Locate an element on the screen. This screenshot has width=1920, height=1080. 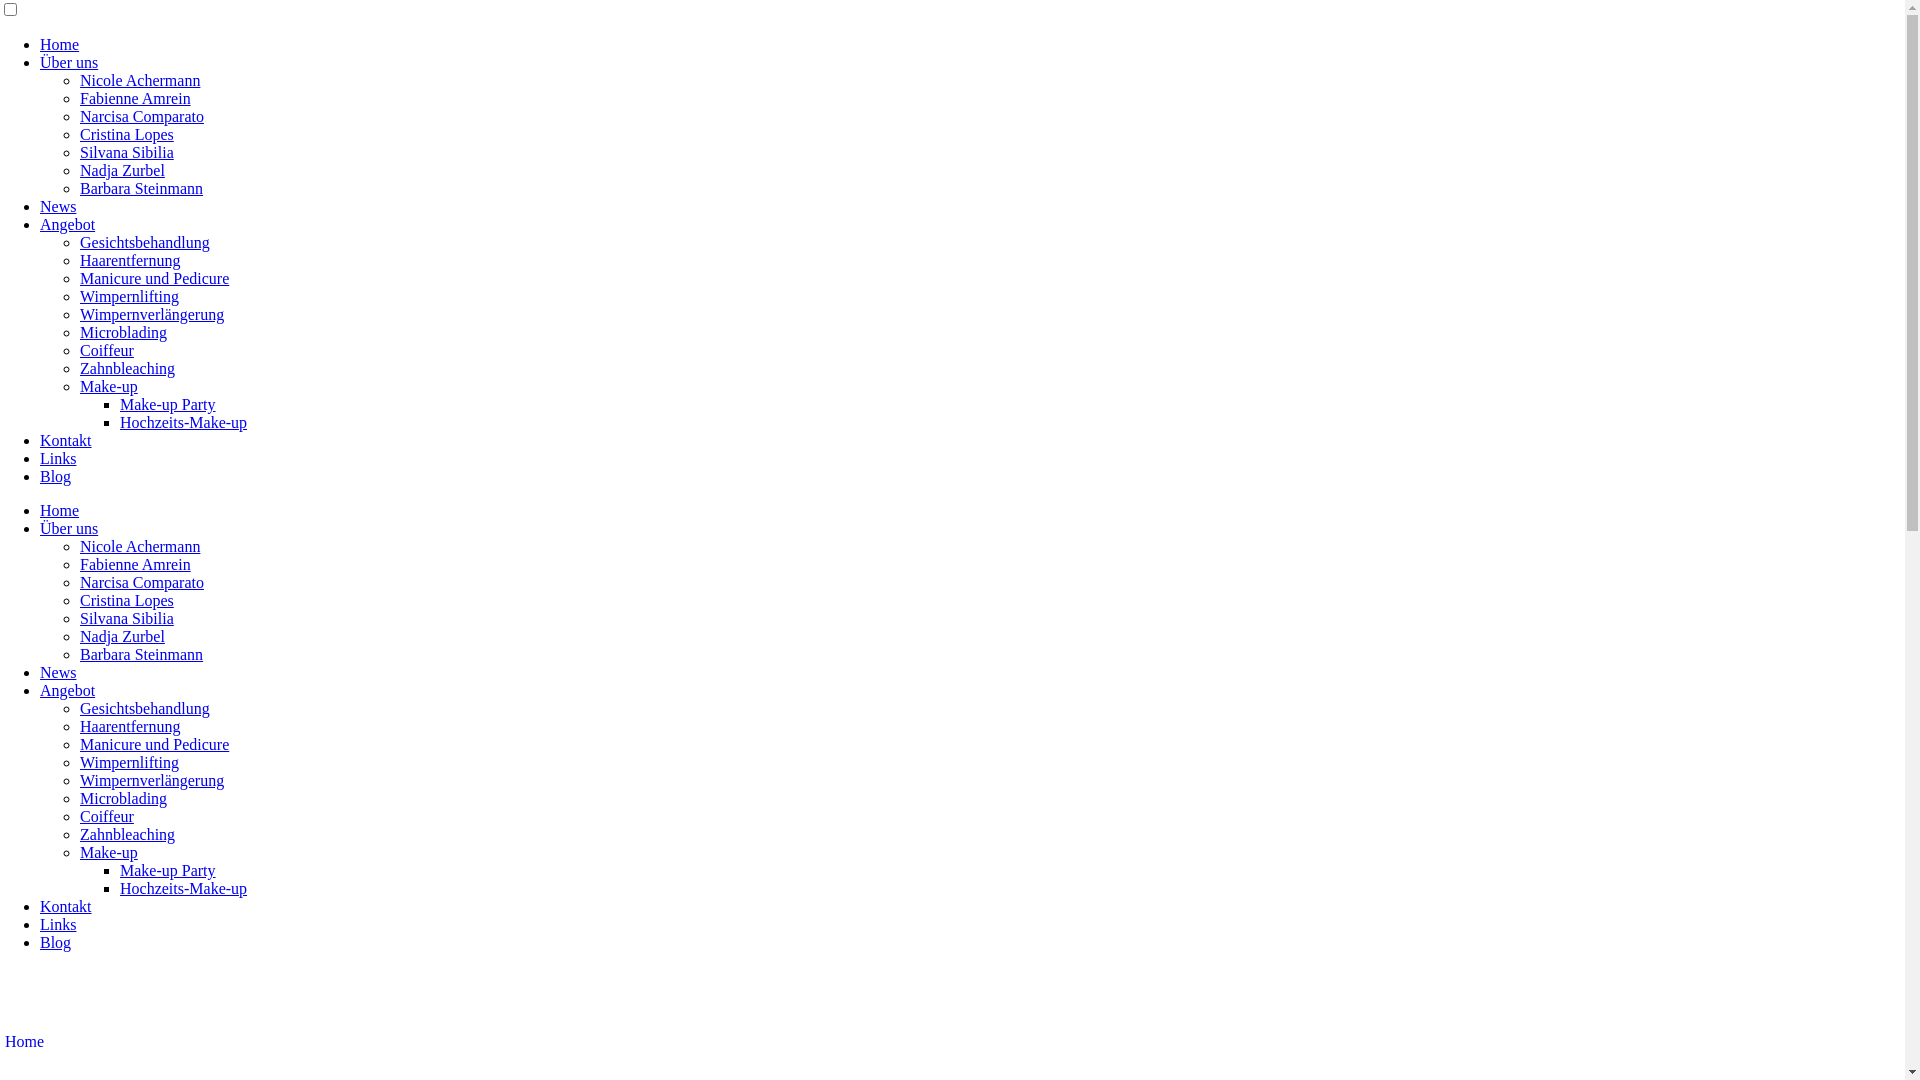
'Cristina Lopes' is located at coordinates (125, 134).